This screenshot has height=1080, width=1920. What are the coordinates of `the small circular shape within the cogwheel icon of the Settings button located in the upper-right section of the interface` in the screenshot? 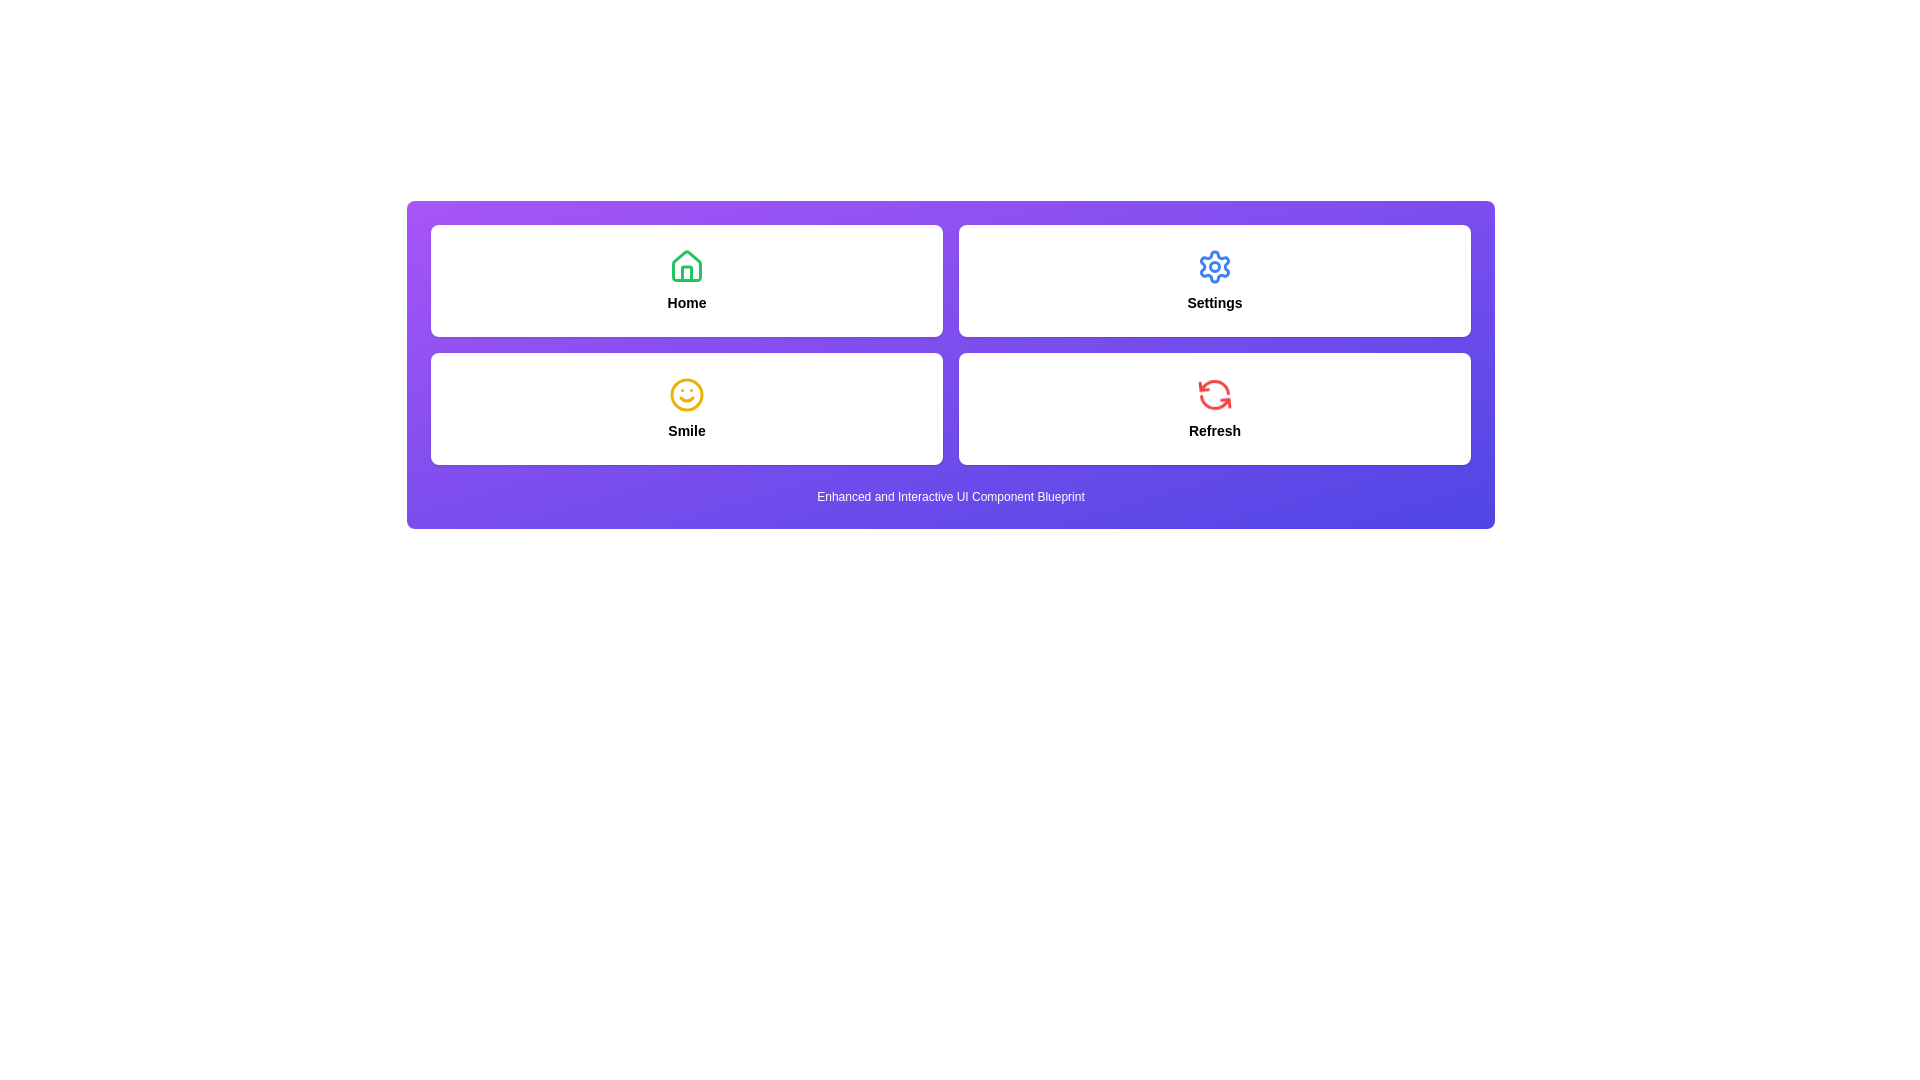 It's located at (1213, 265).